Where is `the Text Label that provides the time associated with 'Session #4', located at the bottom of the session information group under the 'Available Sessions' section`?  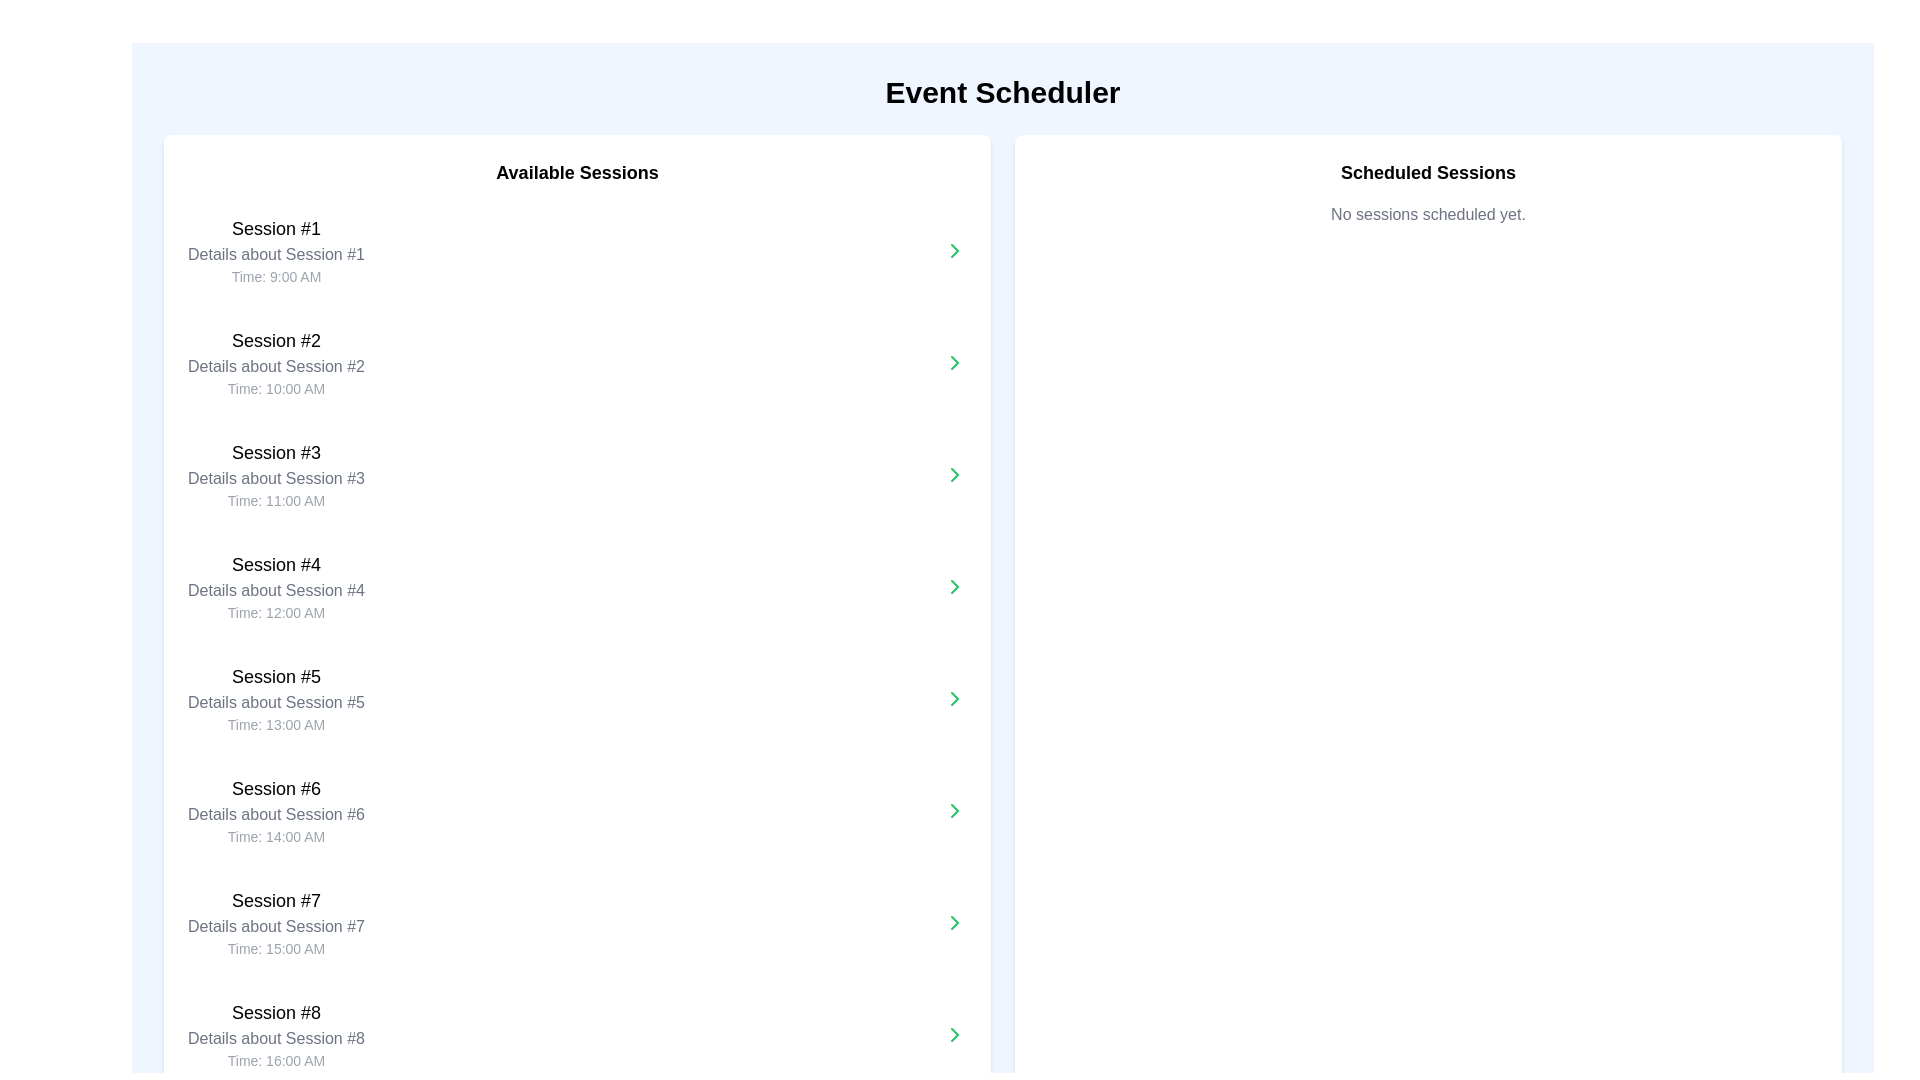 the Text Label that provides the time associated with 'Session #4', located at the bottom of the session information group under the 'Available Sessions' section is located at coordinates (275, 612).